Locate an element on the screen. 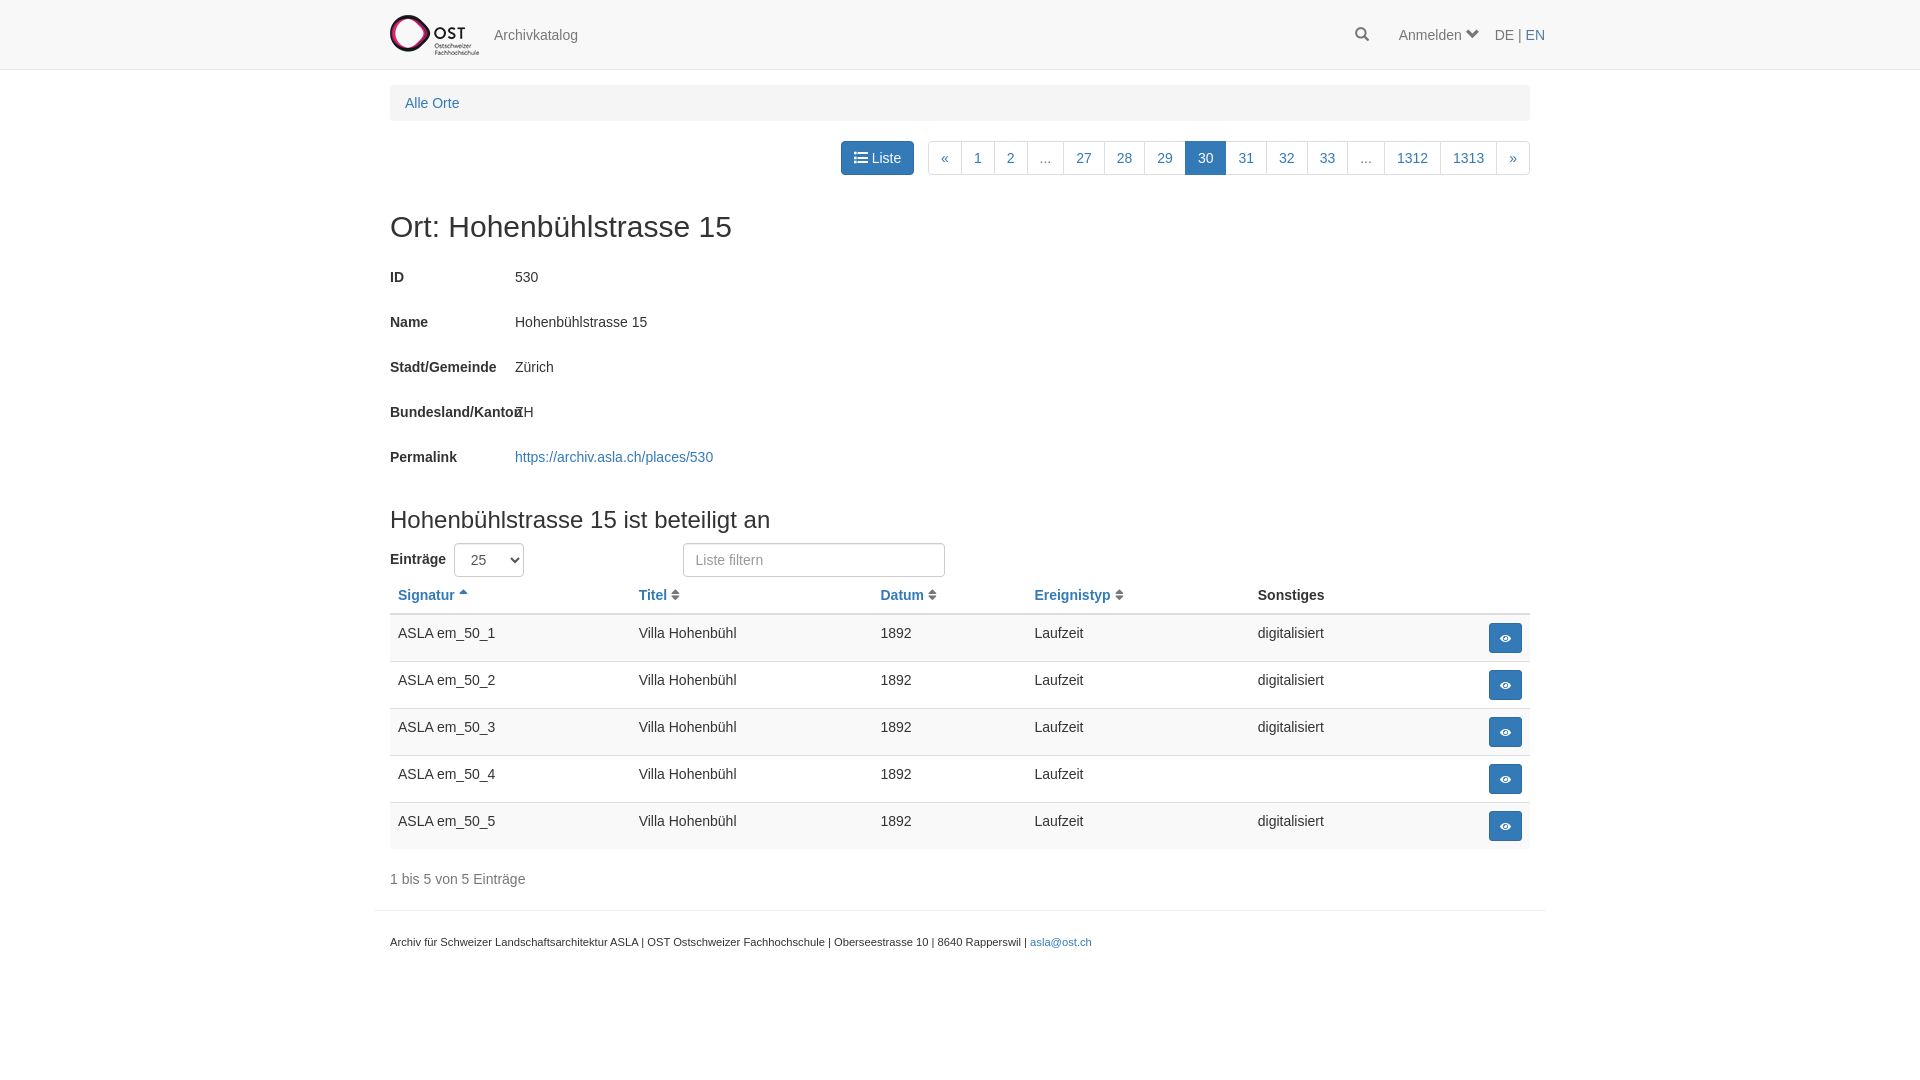 The height and width of the screenshot is (1080, 1920). '1313' is located at coordinates (1468, 157).